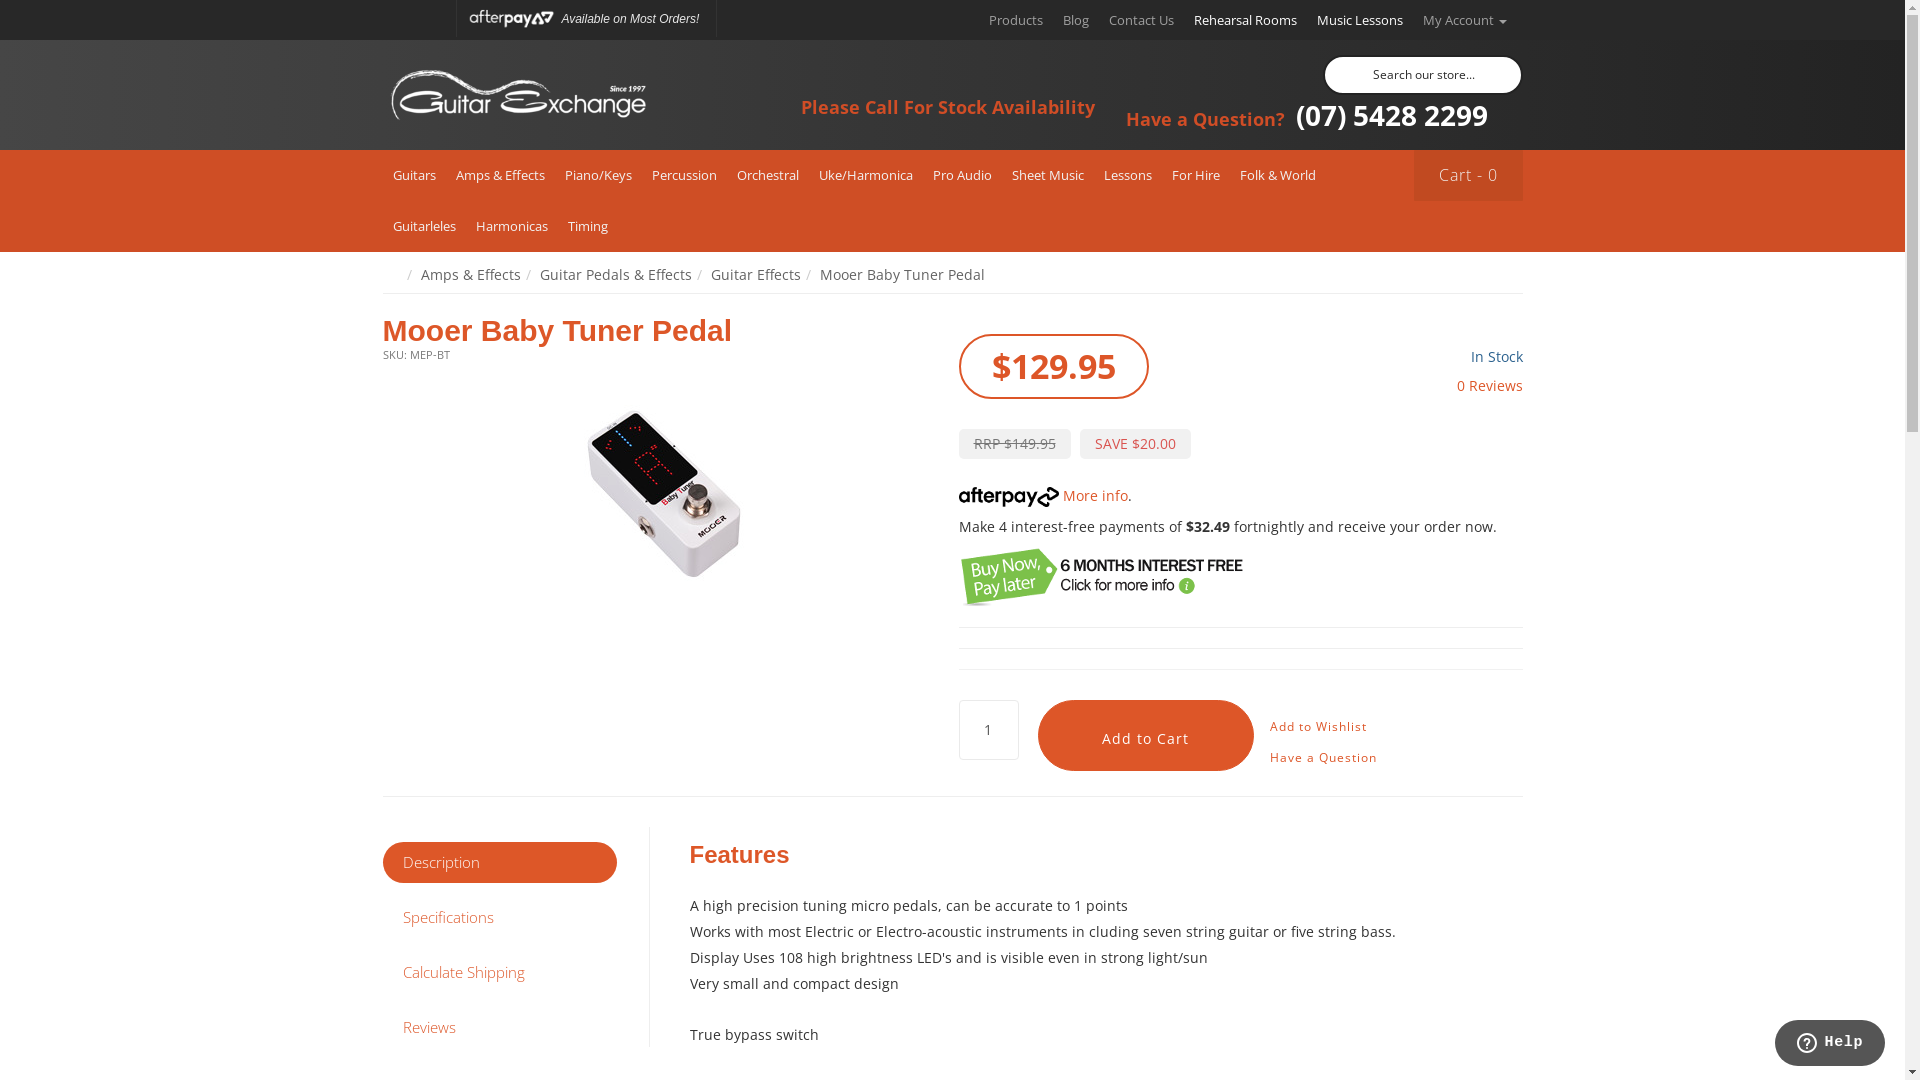 The height and width of the screenshot is (1080, 1920). What do you see at coordinates (596, 174) in the screenshot?
I see `'Piano/Keys'` at bounding box center [596, 174].